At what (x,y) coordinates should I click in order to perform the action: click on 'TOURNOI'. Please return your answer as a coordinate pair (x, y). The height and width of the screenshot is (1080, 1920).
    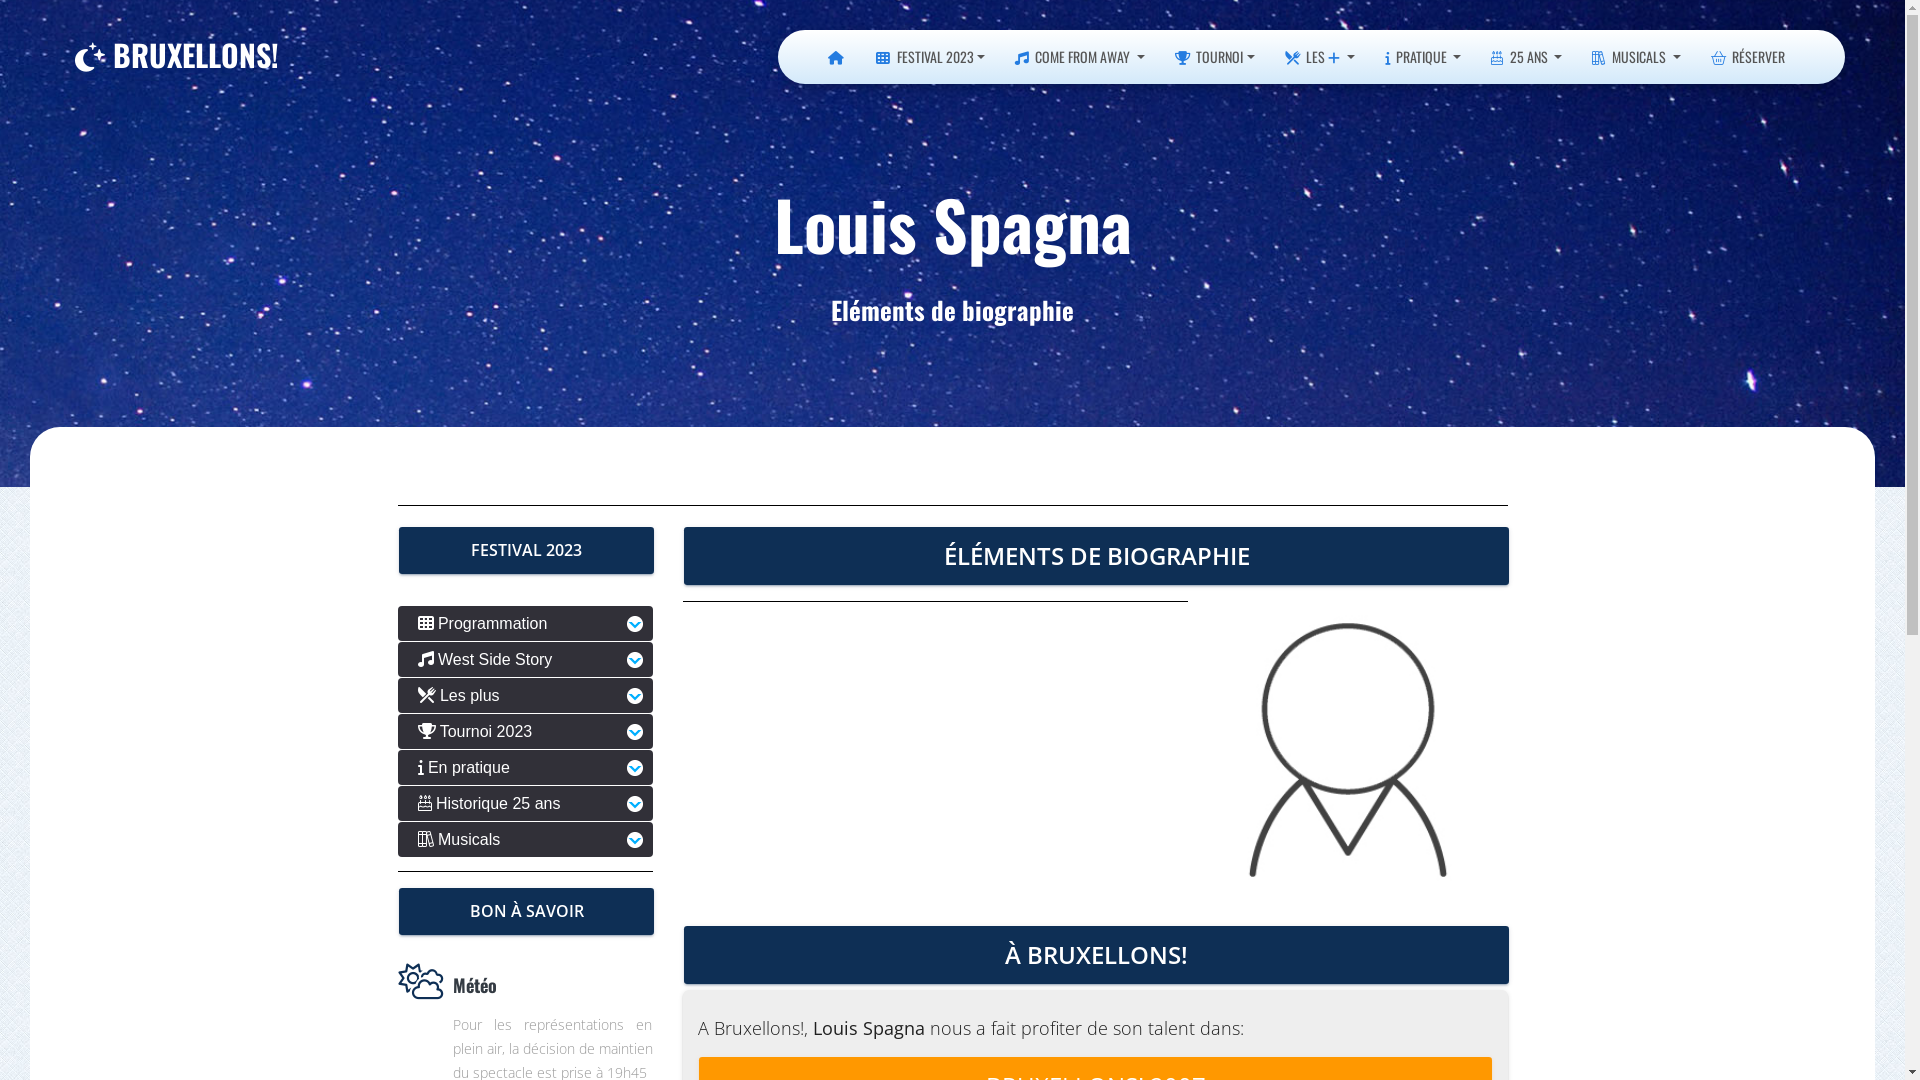
    Looking at the image, I should click on (1213, 56).